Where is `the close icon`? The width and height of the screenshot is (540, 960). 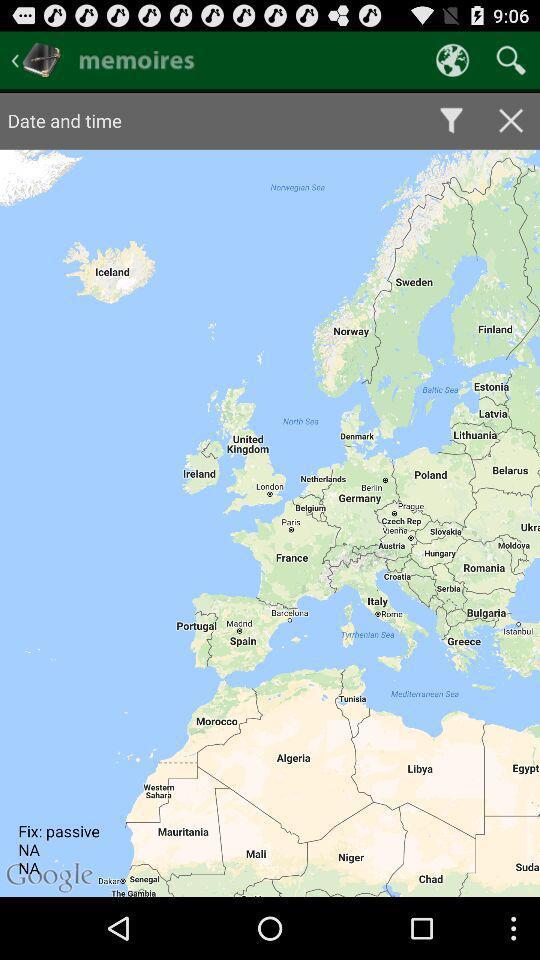
the close icon is located at coordinates (511, 128).